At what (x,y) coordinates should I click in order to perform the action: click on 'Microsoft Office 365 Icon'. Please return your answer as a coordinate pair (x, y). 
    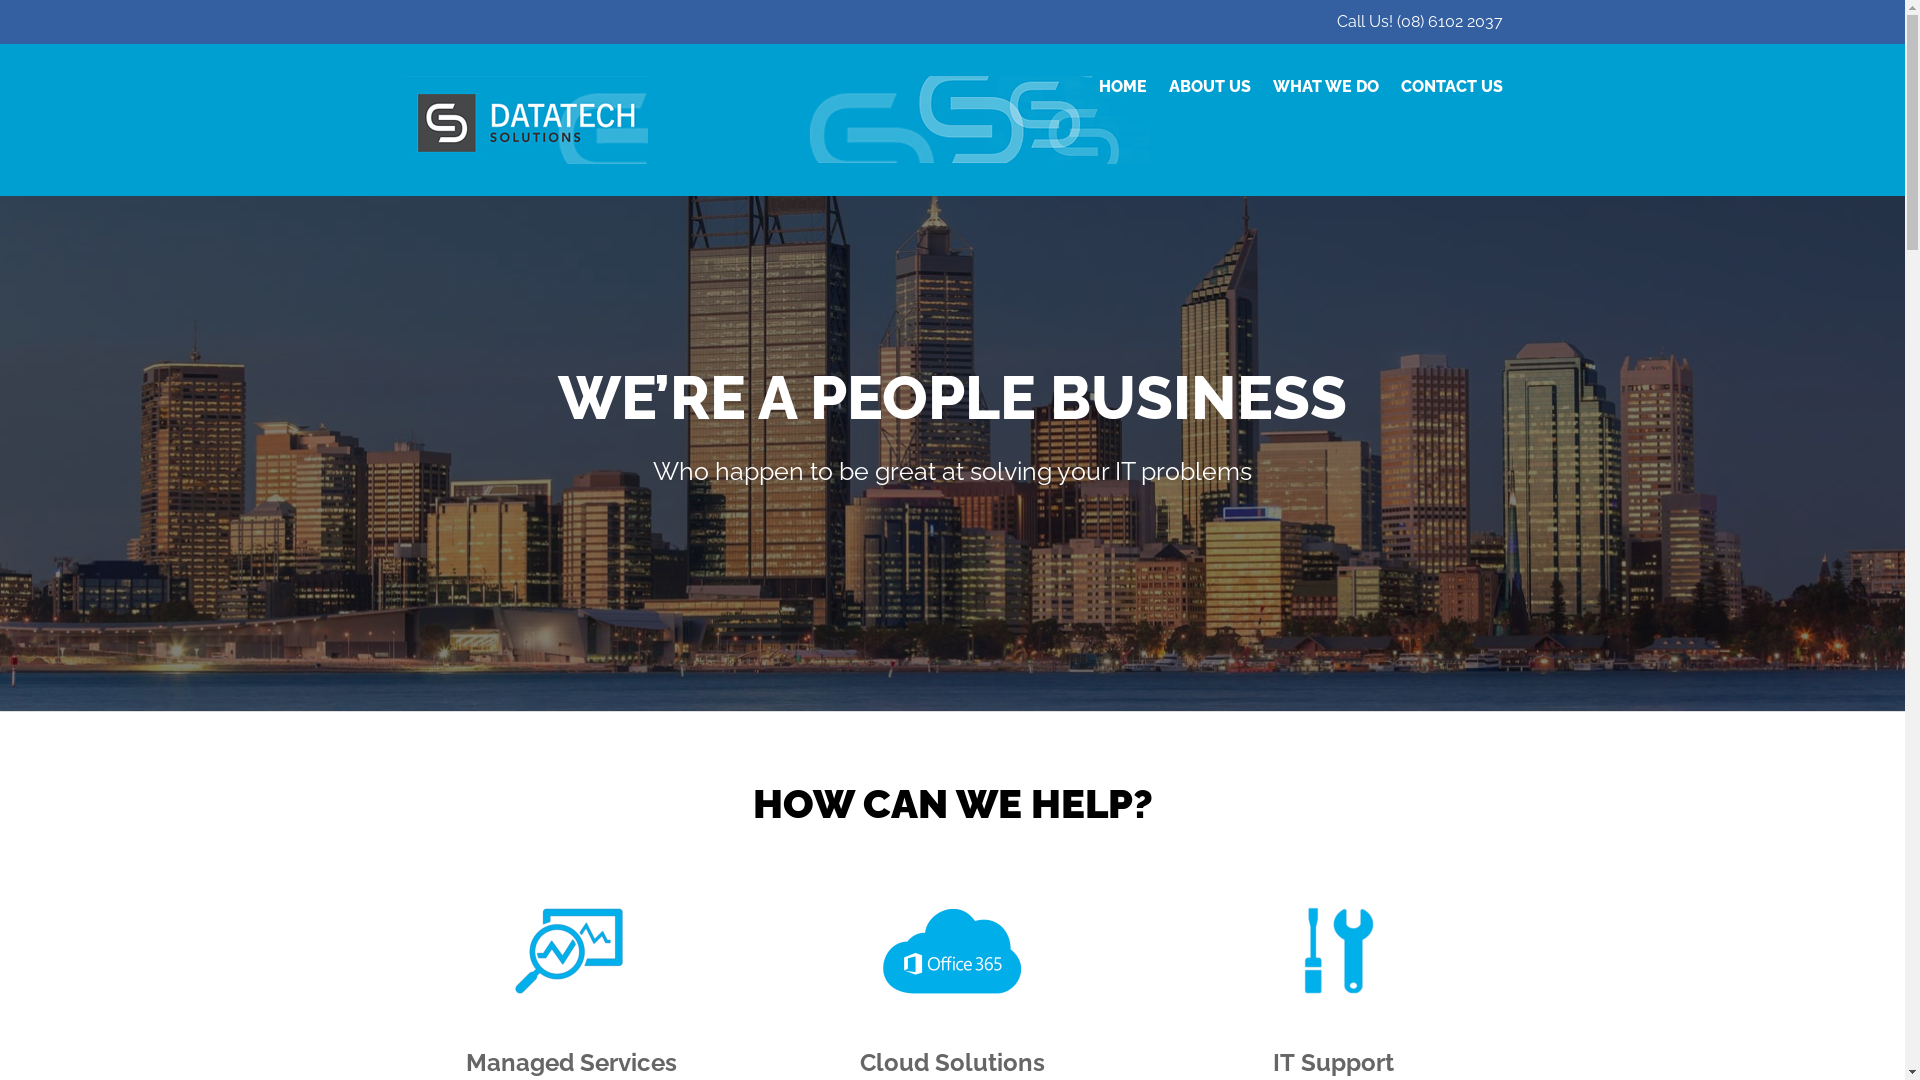
    Looking at the image, I should click on (950, 950).